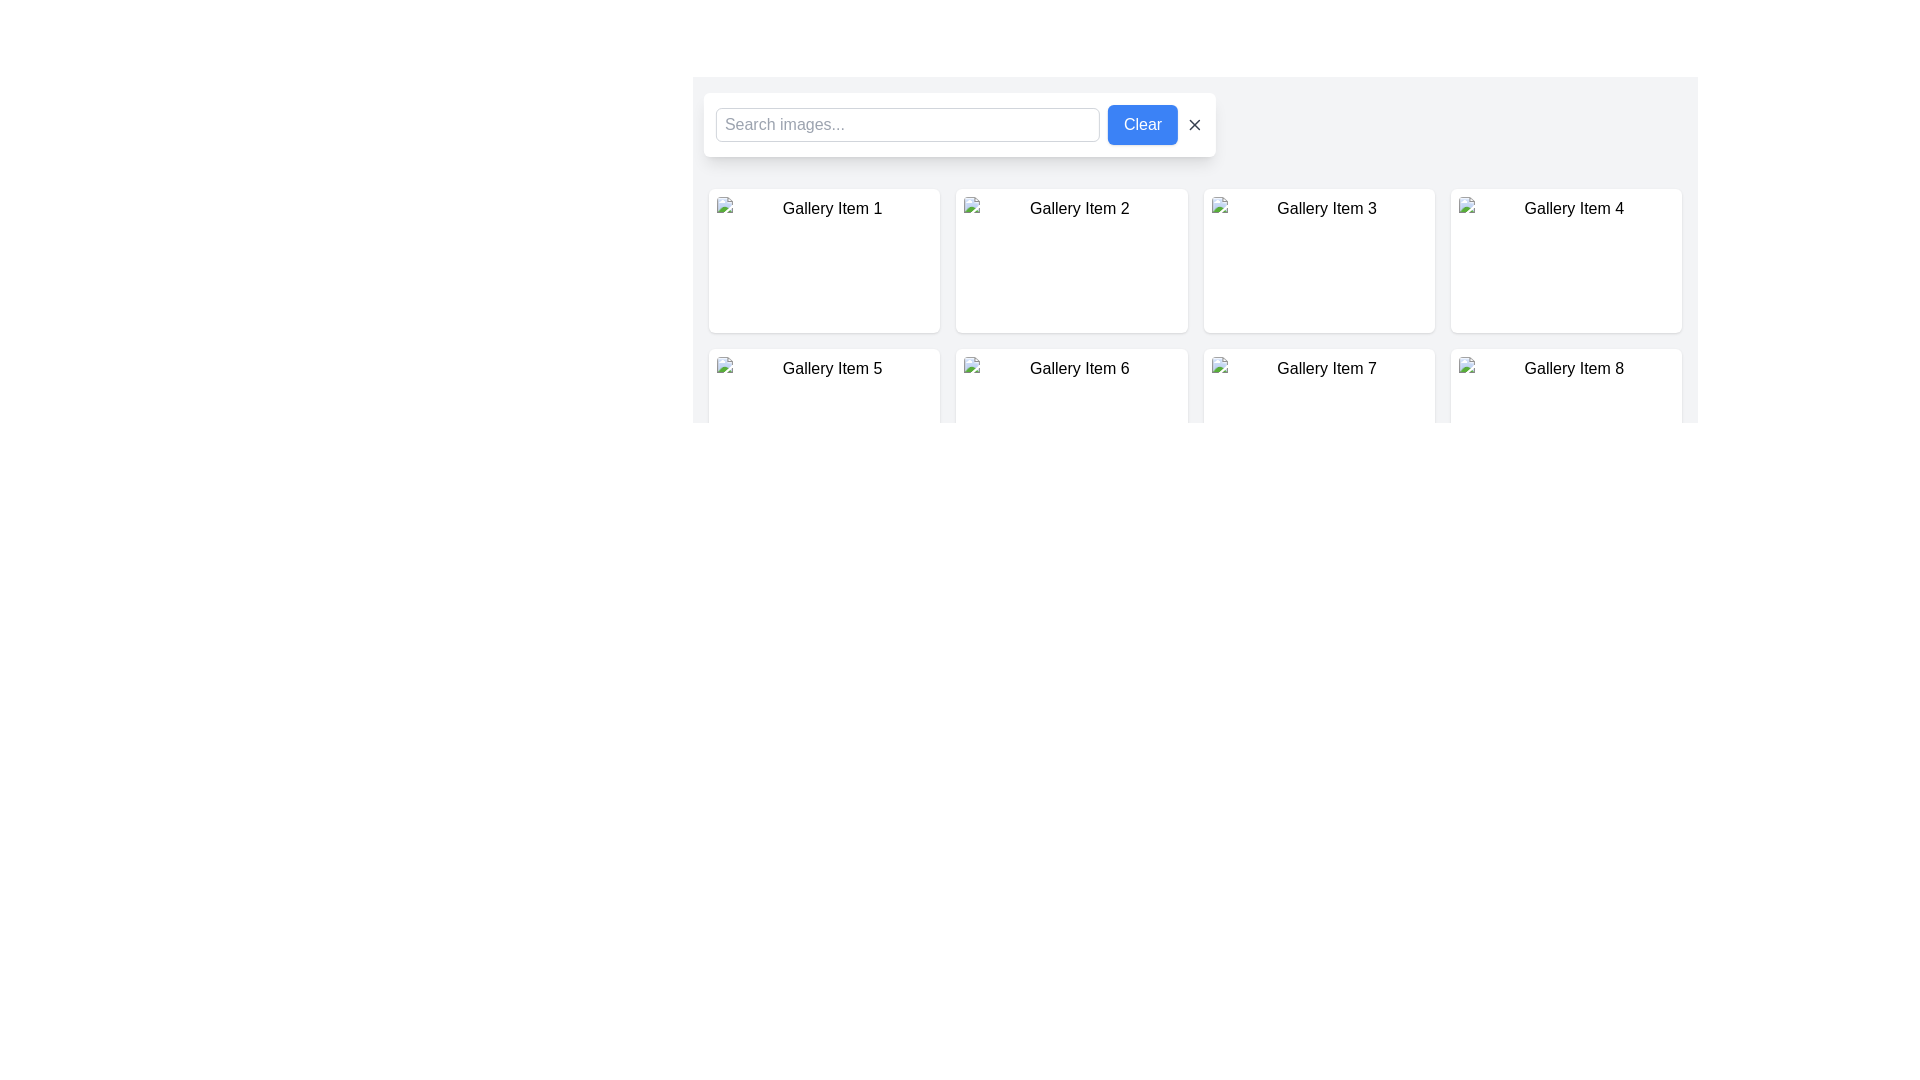 Image resolution: width=1920 pixels, height=1080 pixels. I want to click on the image preview representing 'Gallery Item 7', so click(1319, 419).